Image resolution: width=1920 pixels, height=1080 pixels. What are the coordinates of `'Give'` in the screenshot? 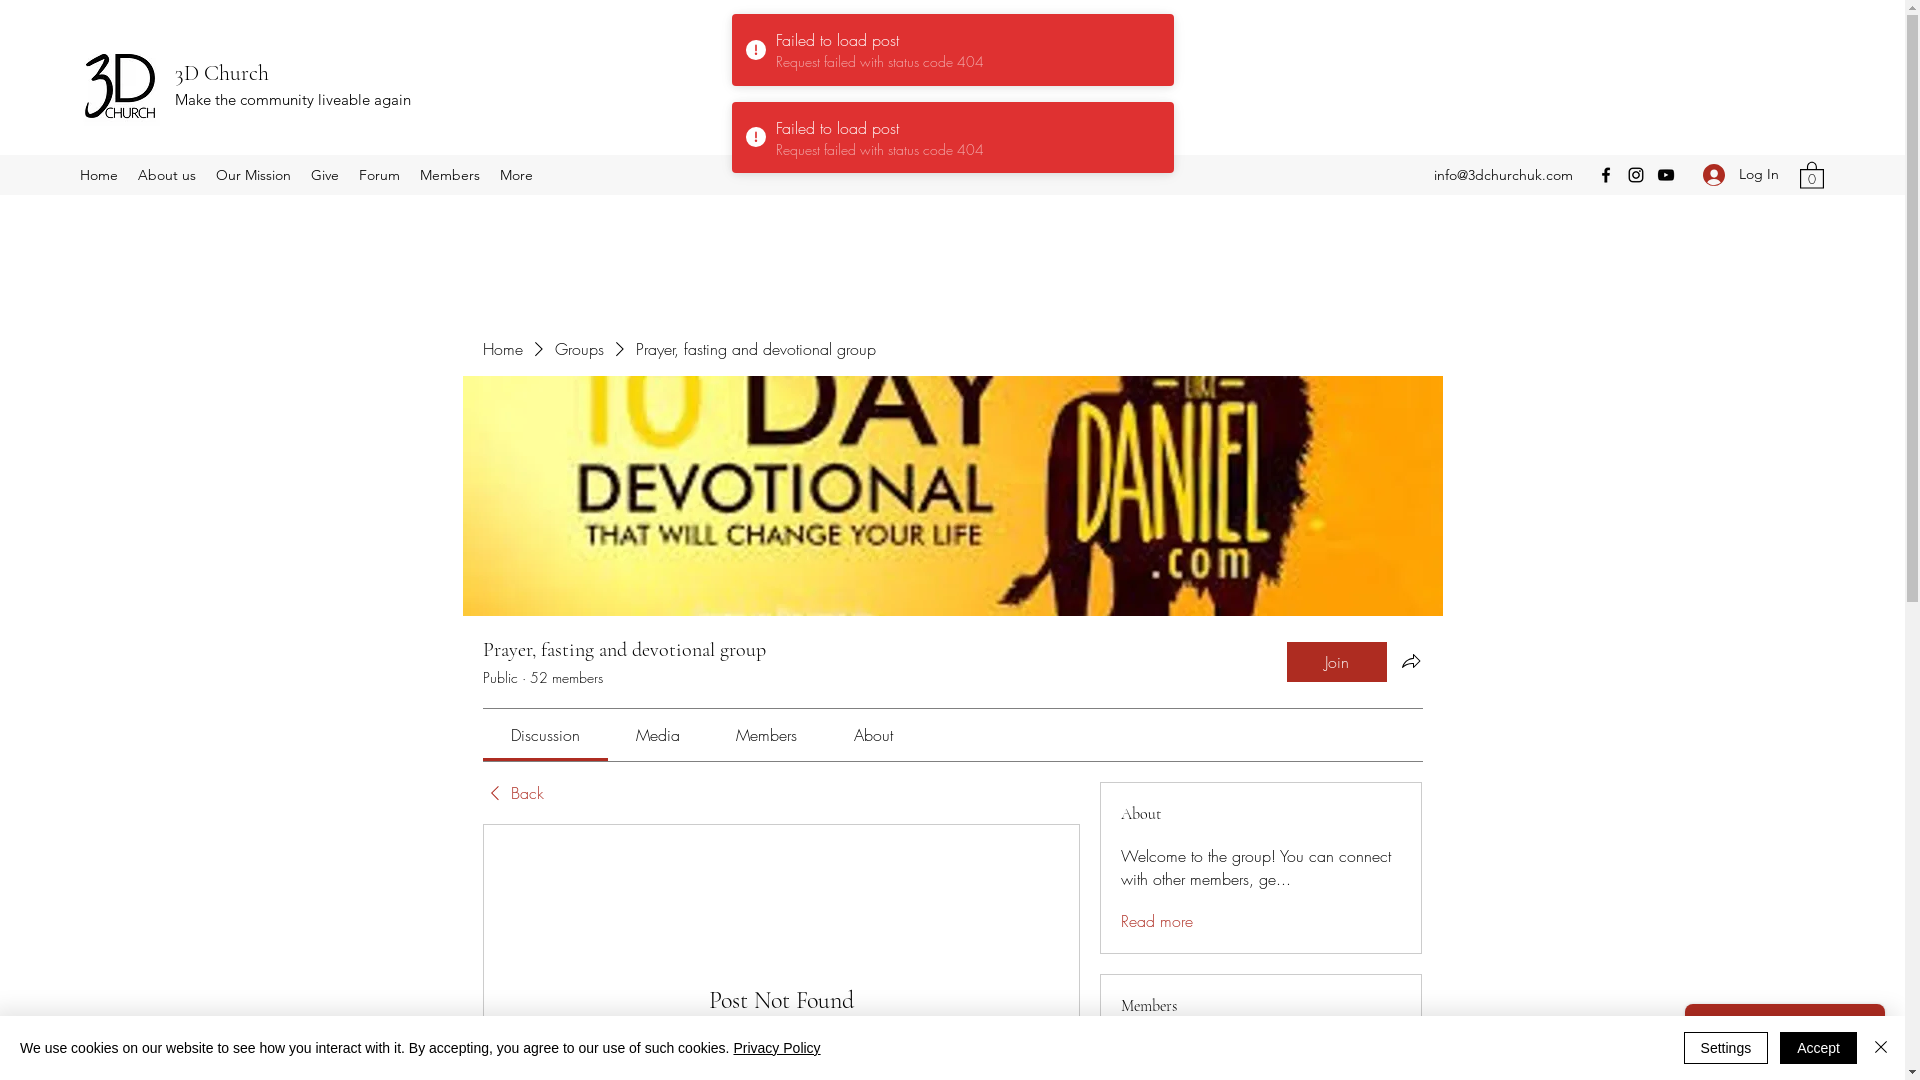 It's located at (325, 173).